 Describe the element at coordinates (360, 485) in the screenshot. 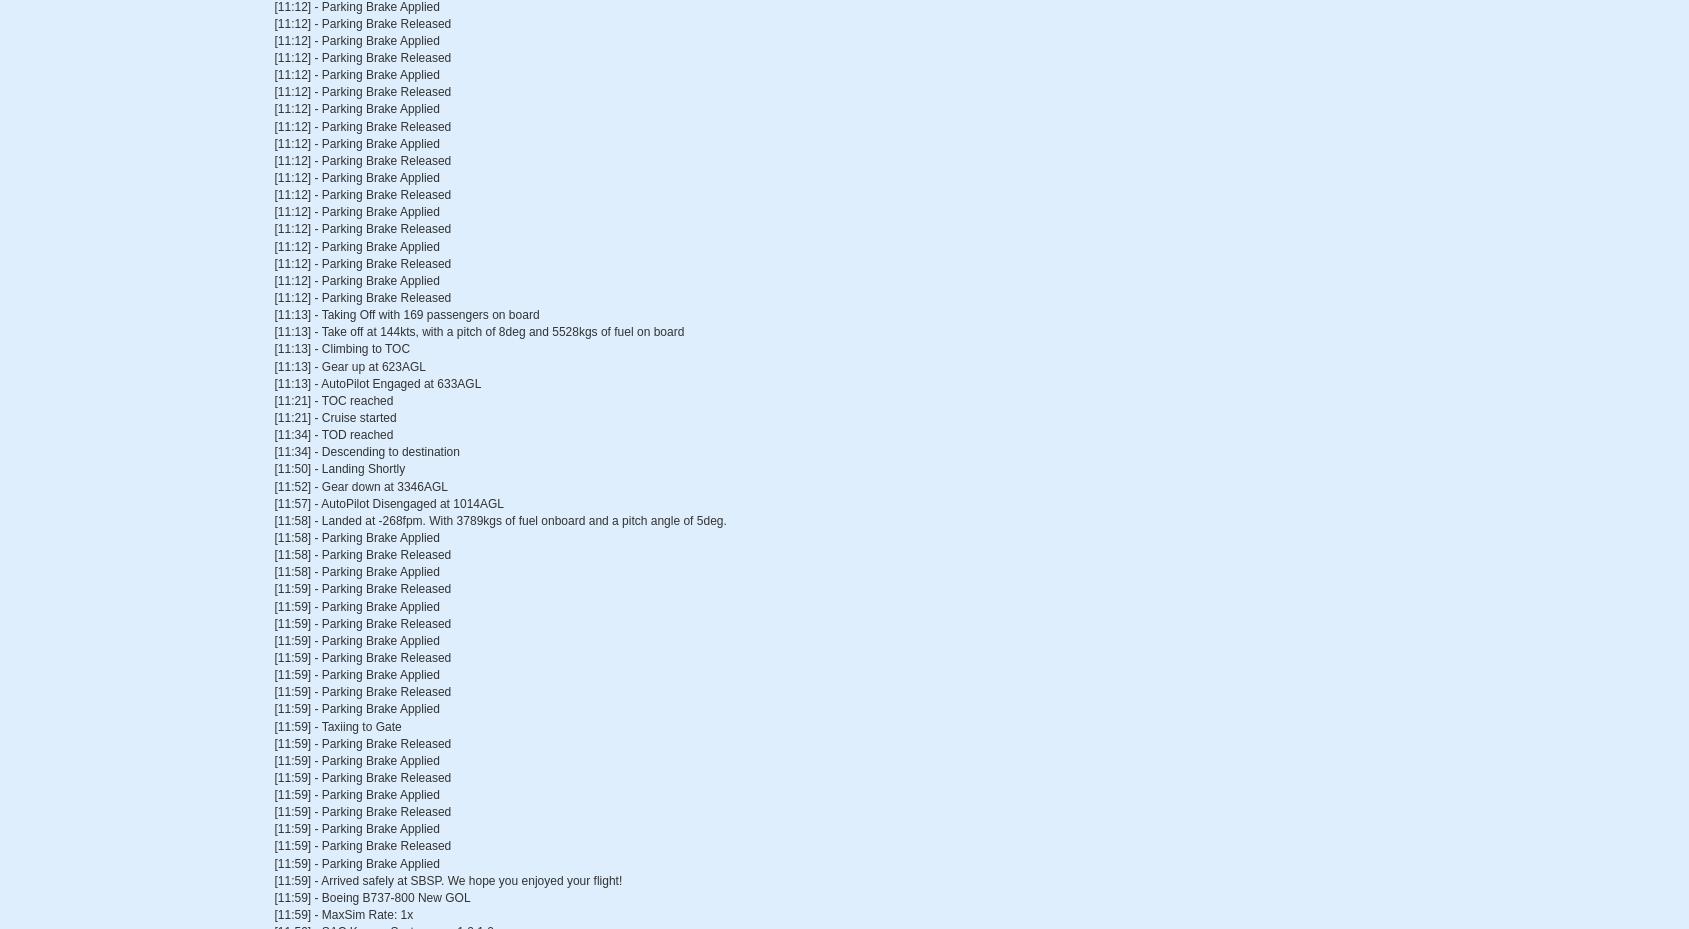

I see `'[11:52] - Gear down at 3346AGL'` at that location.